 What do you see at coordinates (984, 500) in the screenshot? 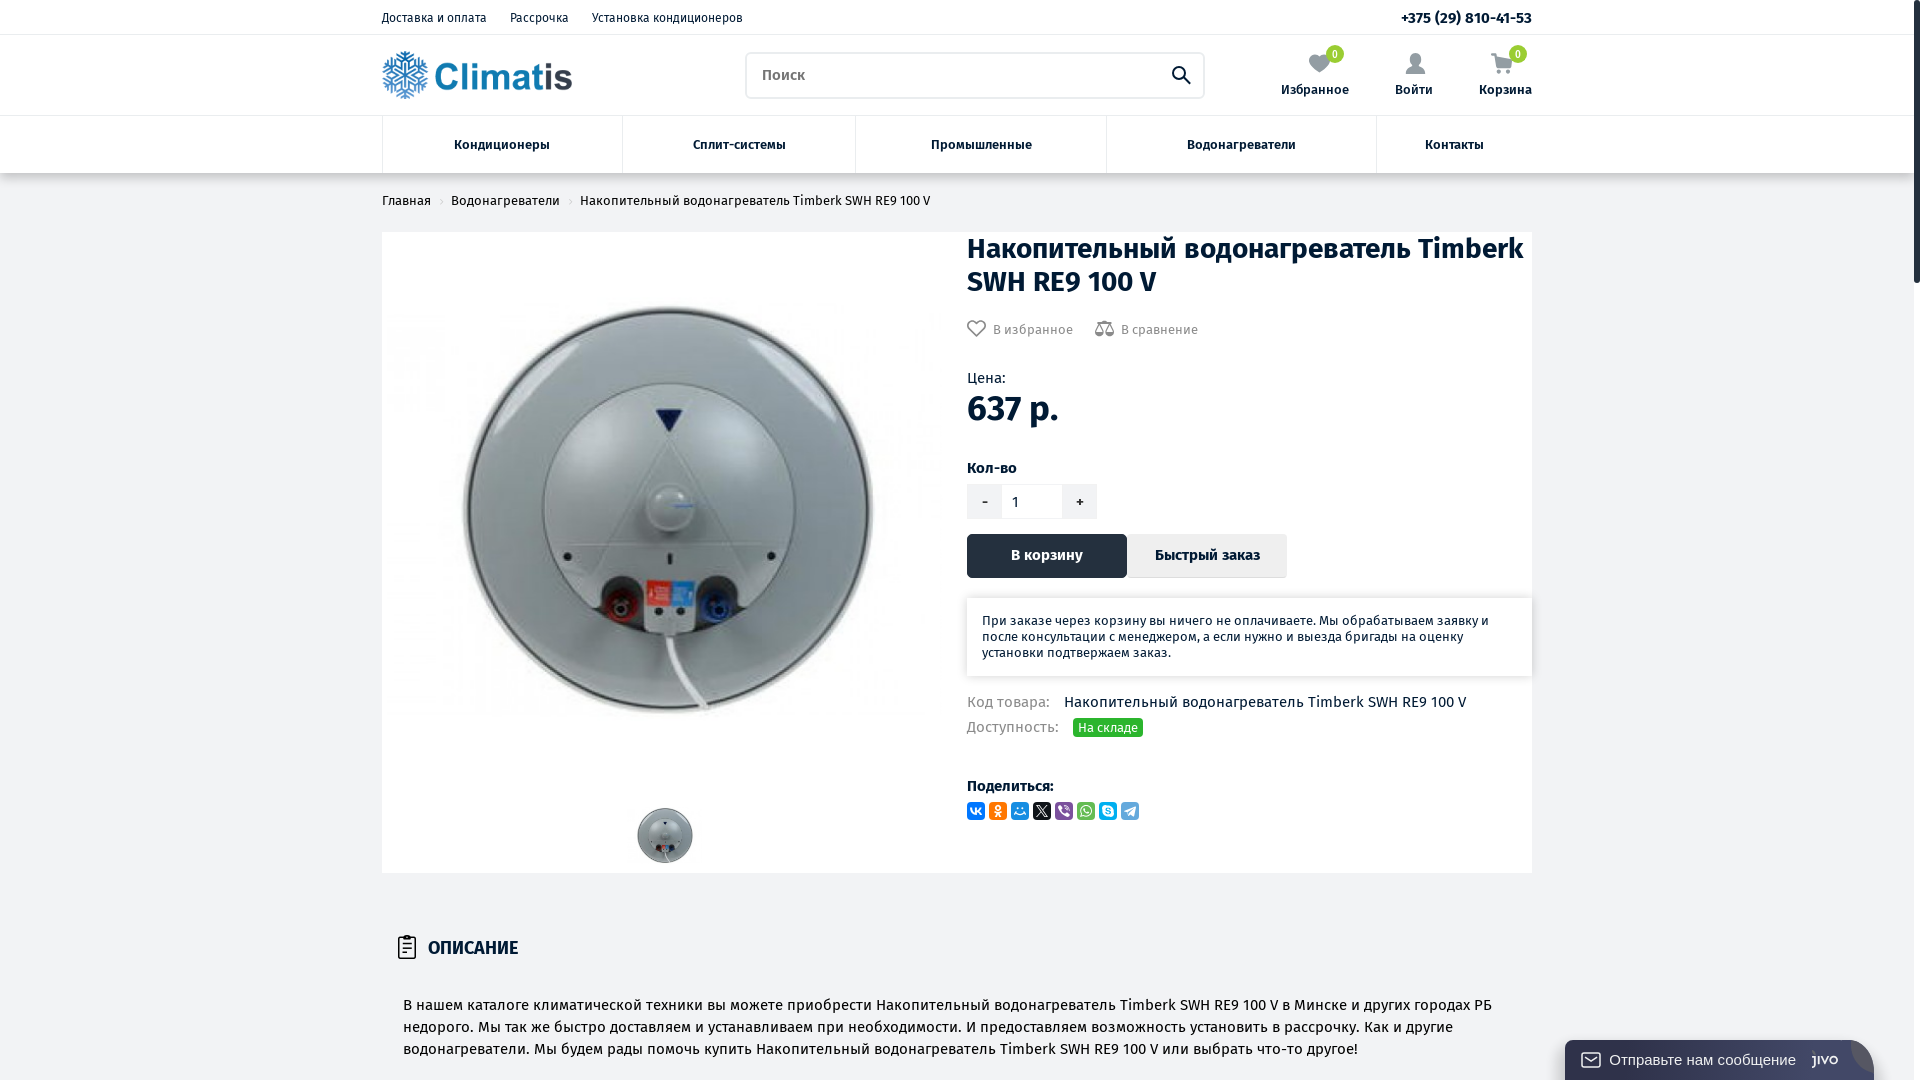
I see `'-'` at bounding box center [984, 500].